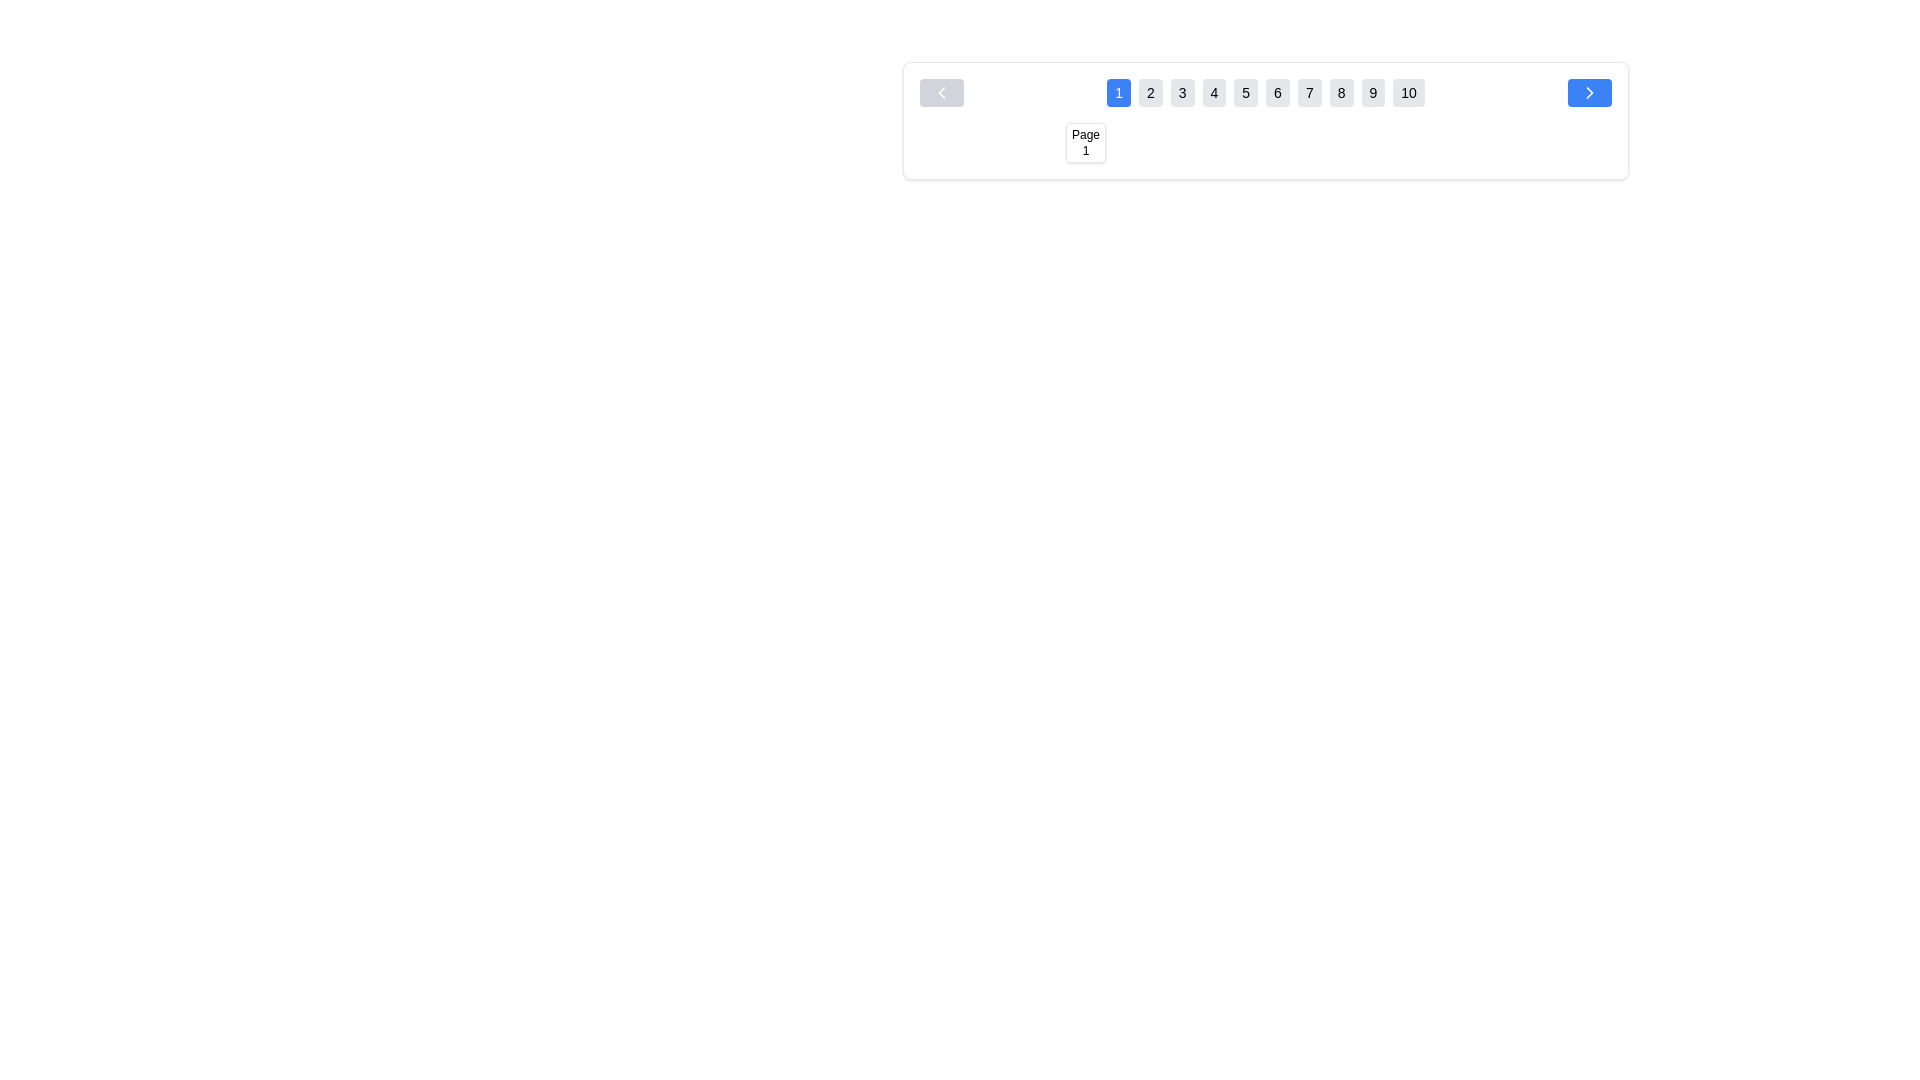  I want to click on the fourth pagination button located at the top center of the interface, so click(1213, 92).